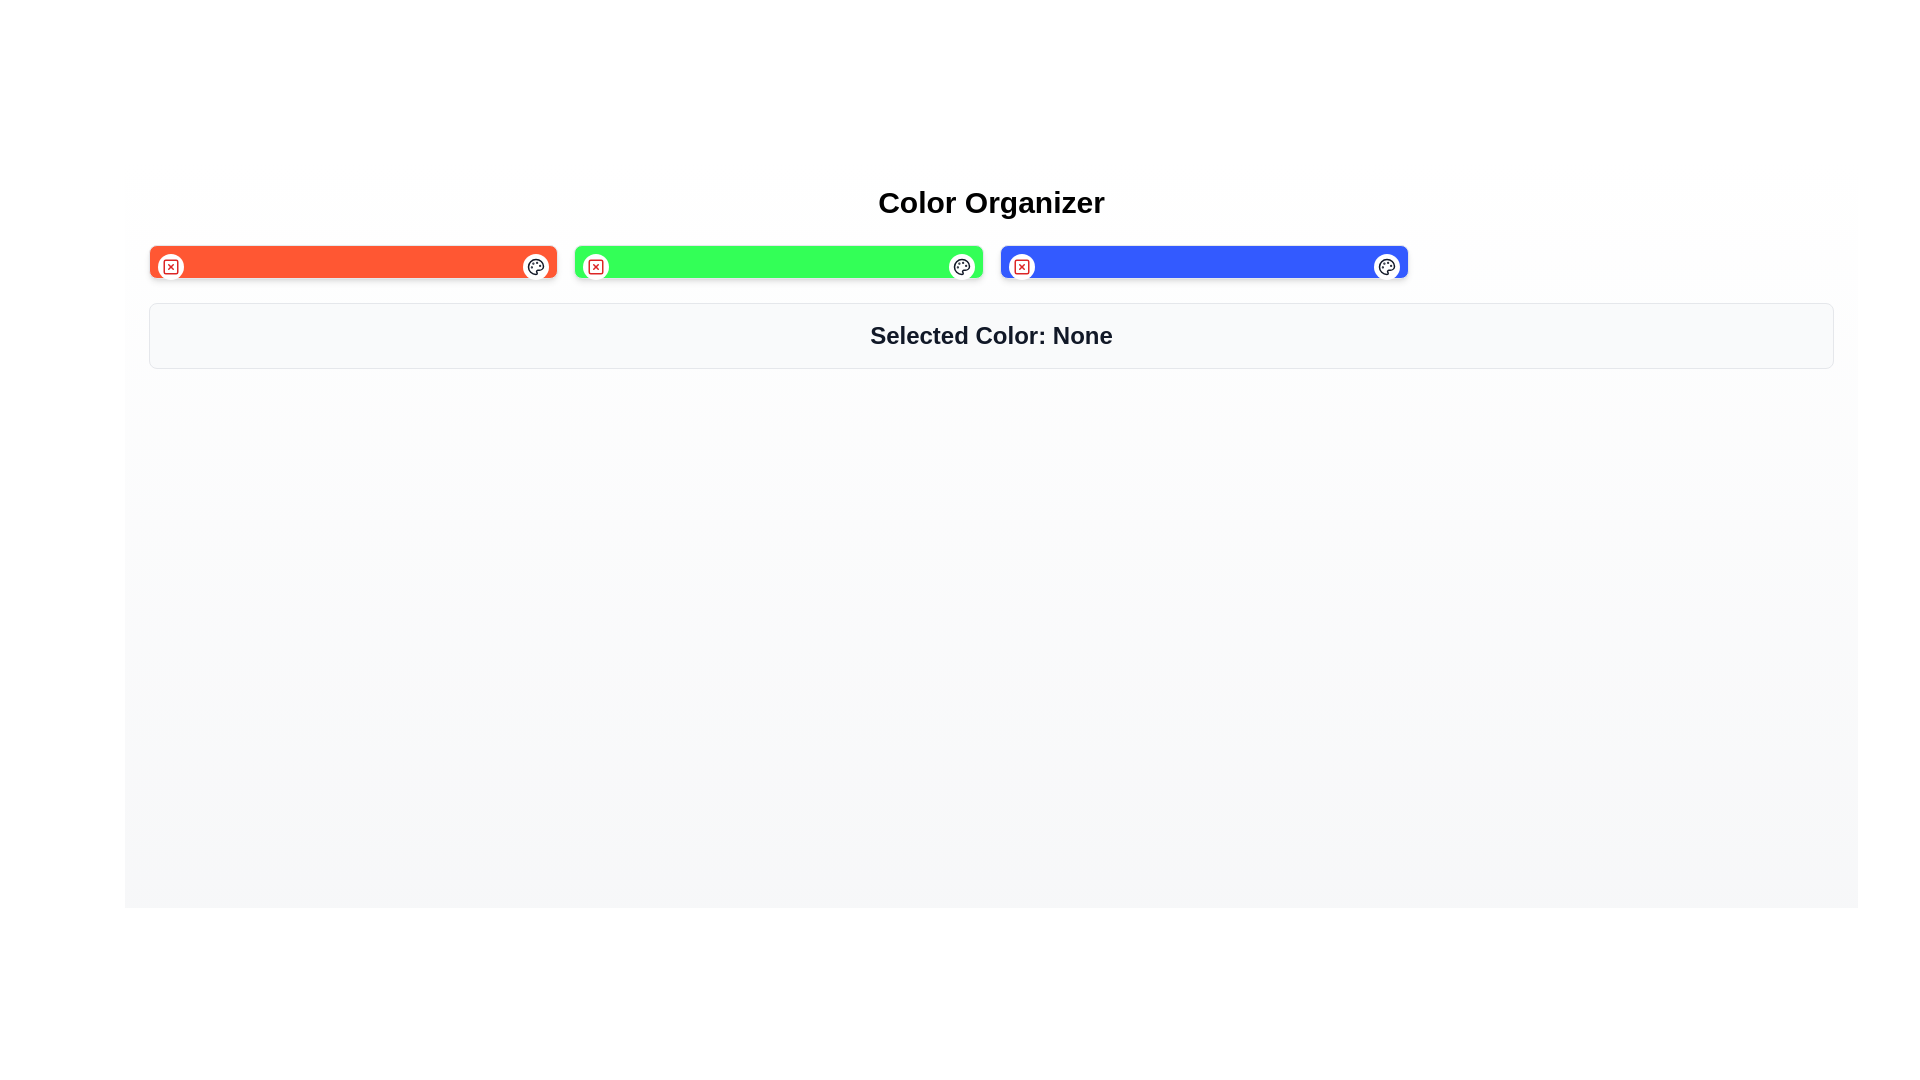 The width and height of the screenshot is (1920, 1080). What do you see at coordinates (961, 265) in the screenshot?
I see `the palette icon with a hollow outline and circular indentations, located at the top-right corner of the green color bar` at bounding box center [961, 265].